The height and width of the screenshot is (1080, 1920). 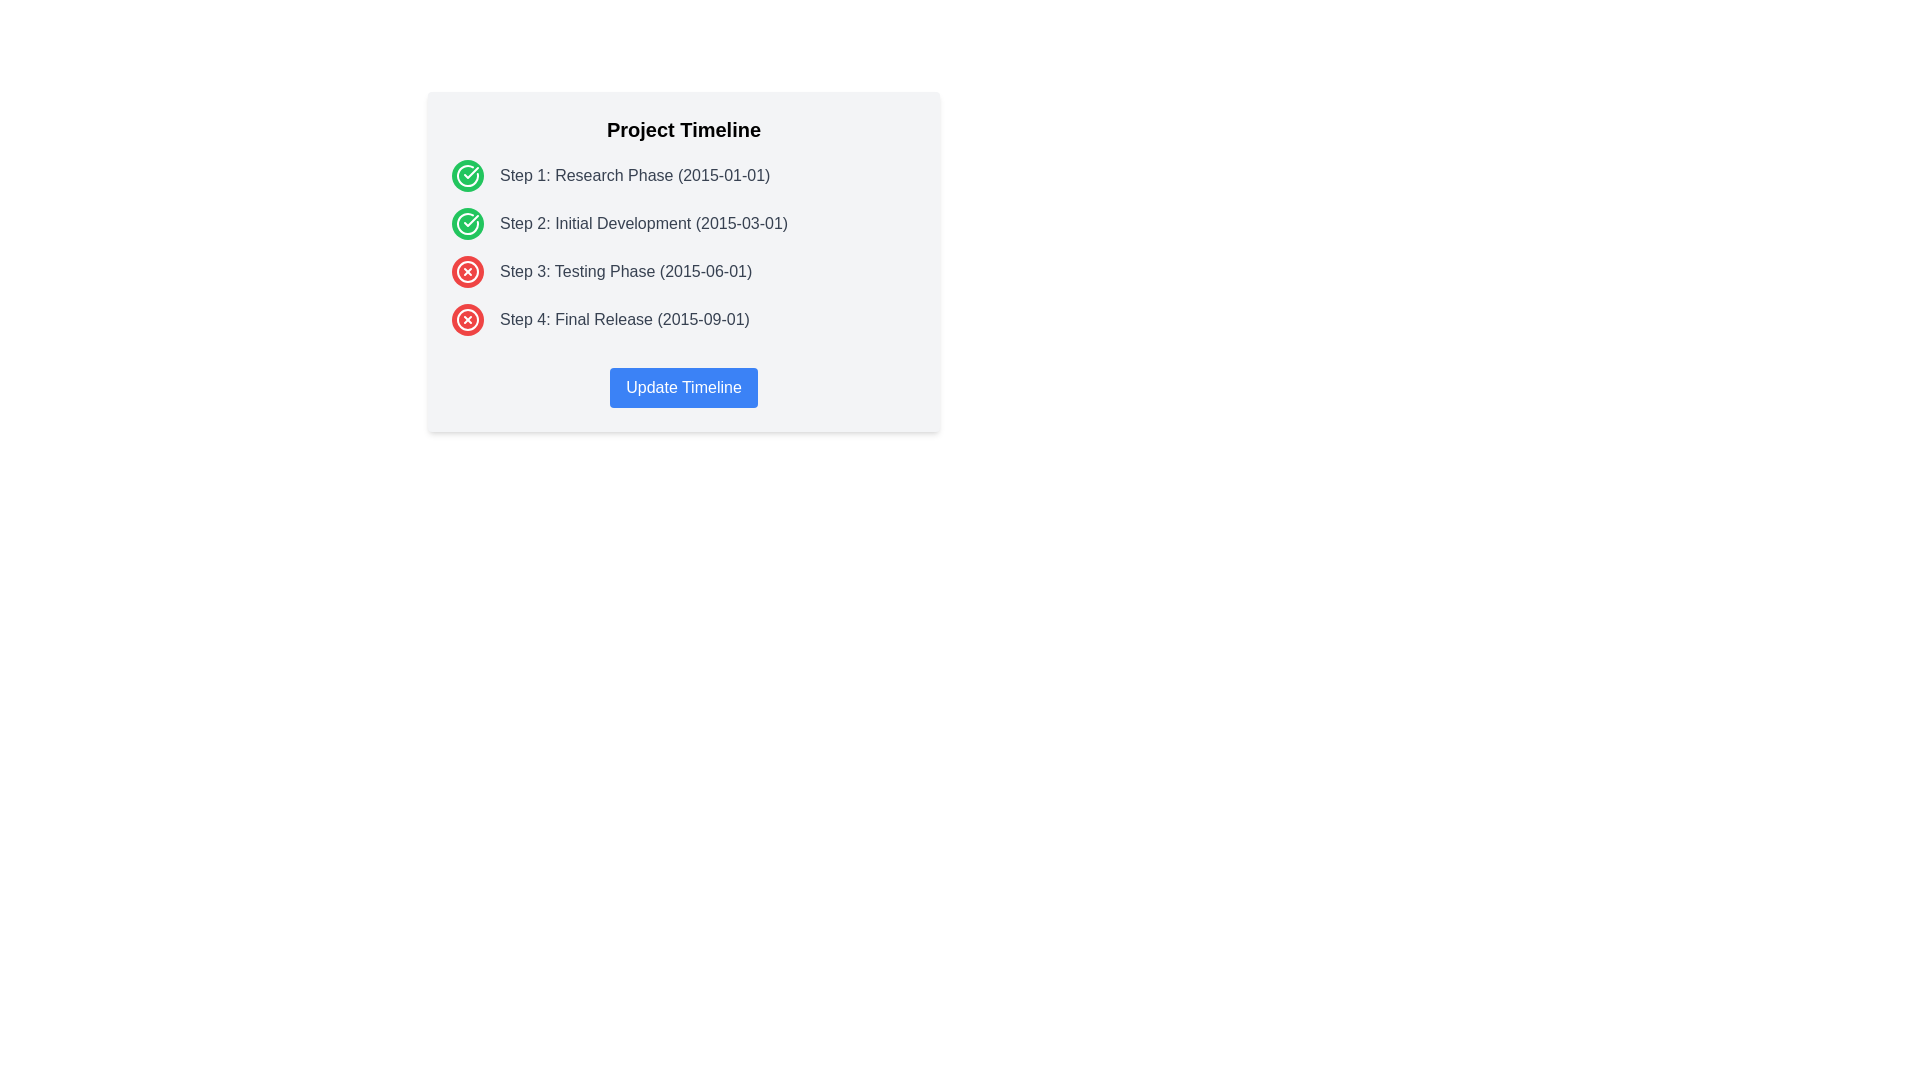 What do you see at coordinates (466, 223) in the screenshot?
I see `the second icon in the vertical sequence that indicates the successful completion of the second phase in the timeline, located to the left of the text 'Step 2: Initial Development (2015-03-01).'` at bounding box center [466, 223].